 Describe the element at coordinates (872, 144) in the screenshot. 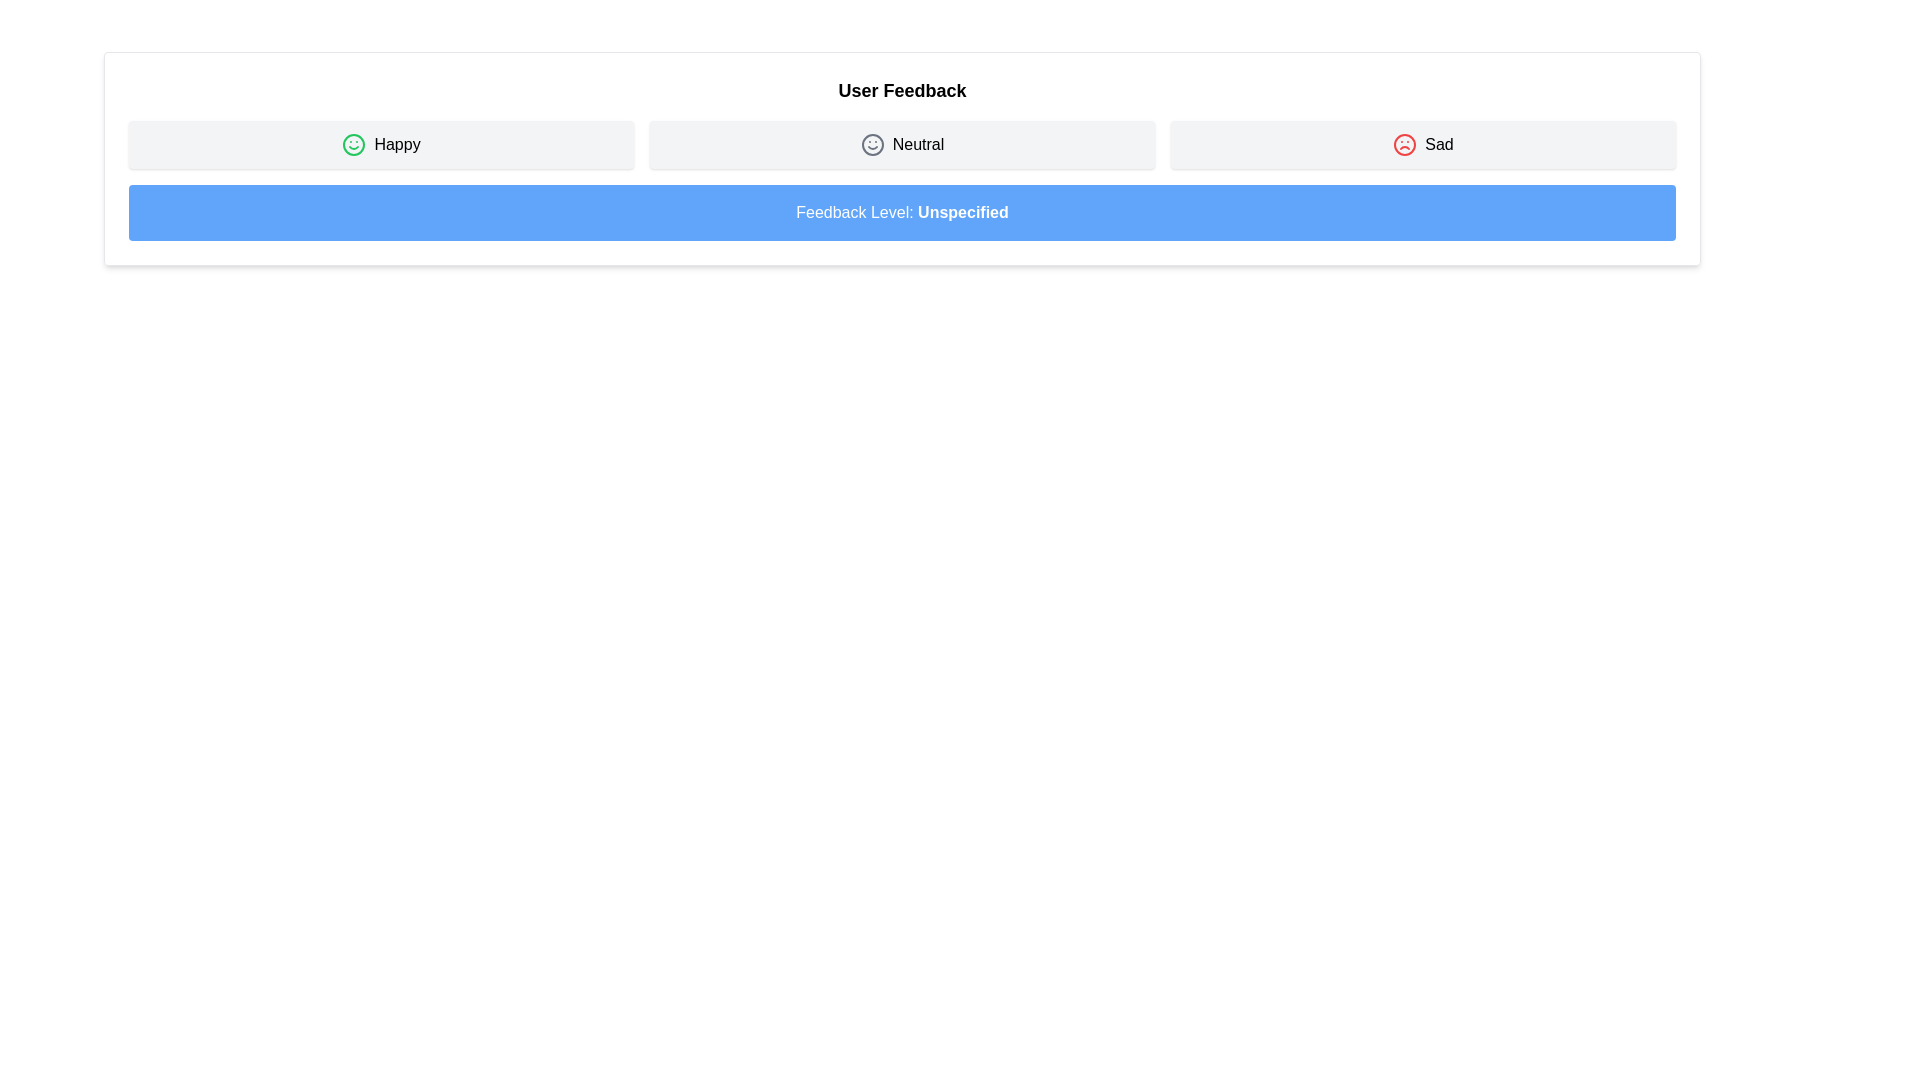

I see `the circular outer boundary of the 'Neutral' feedback icon, positioned in the center of the second option in the feedback row` at that location.